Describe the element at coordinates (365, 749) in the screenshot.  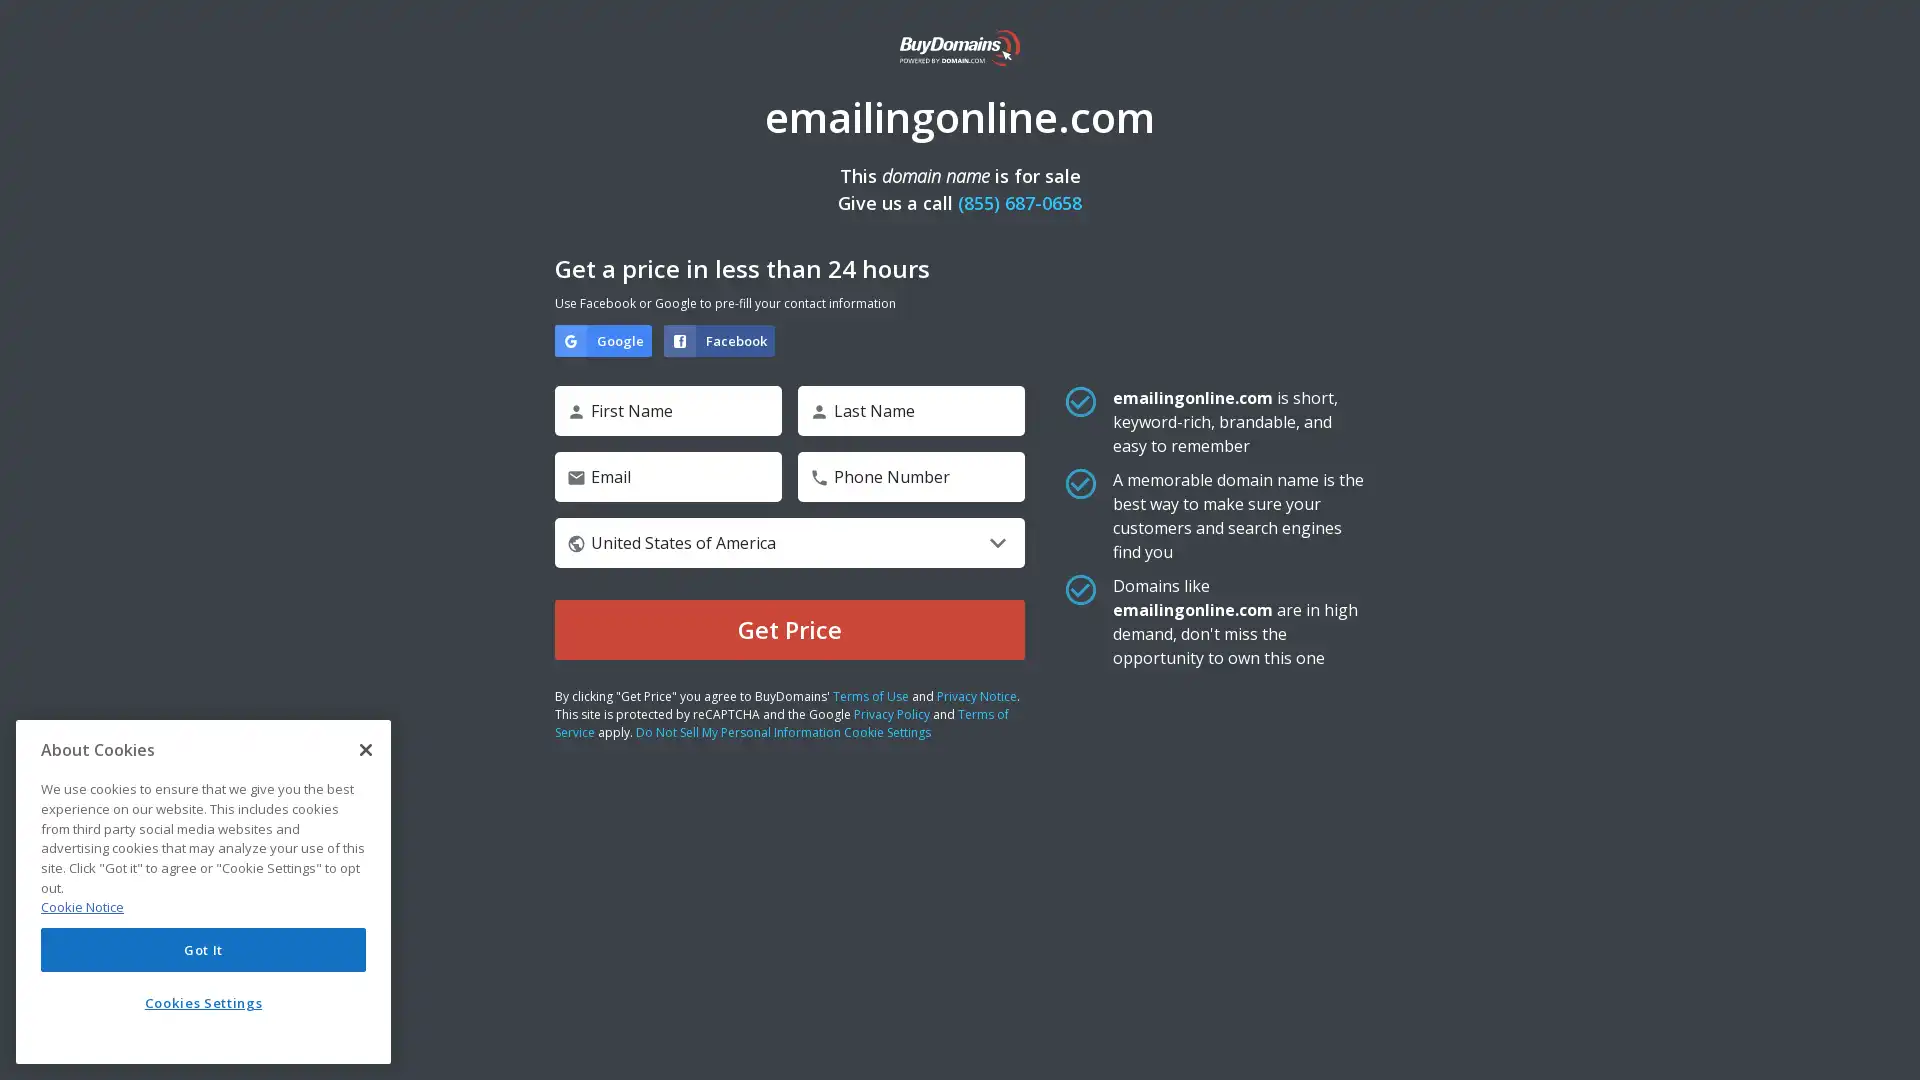
I see `Close` at that location.